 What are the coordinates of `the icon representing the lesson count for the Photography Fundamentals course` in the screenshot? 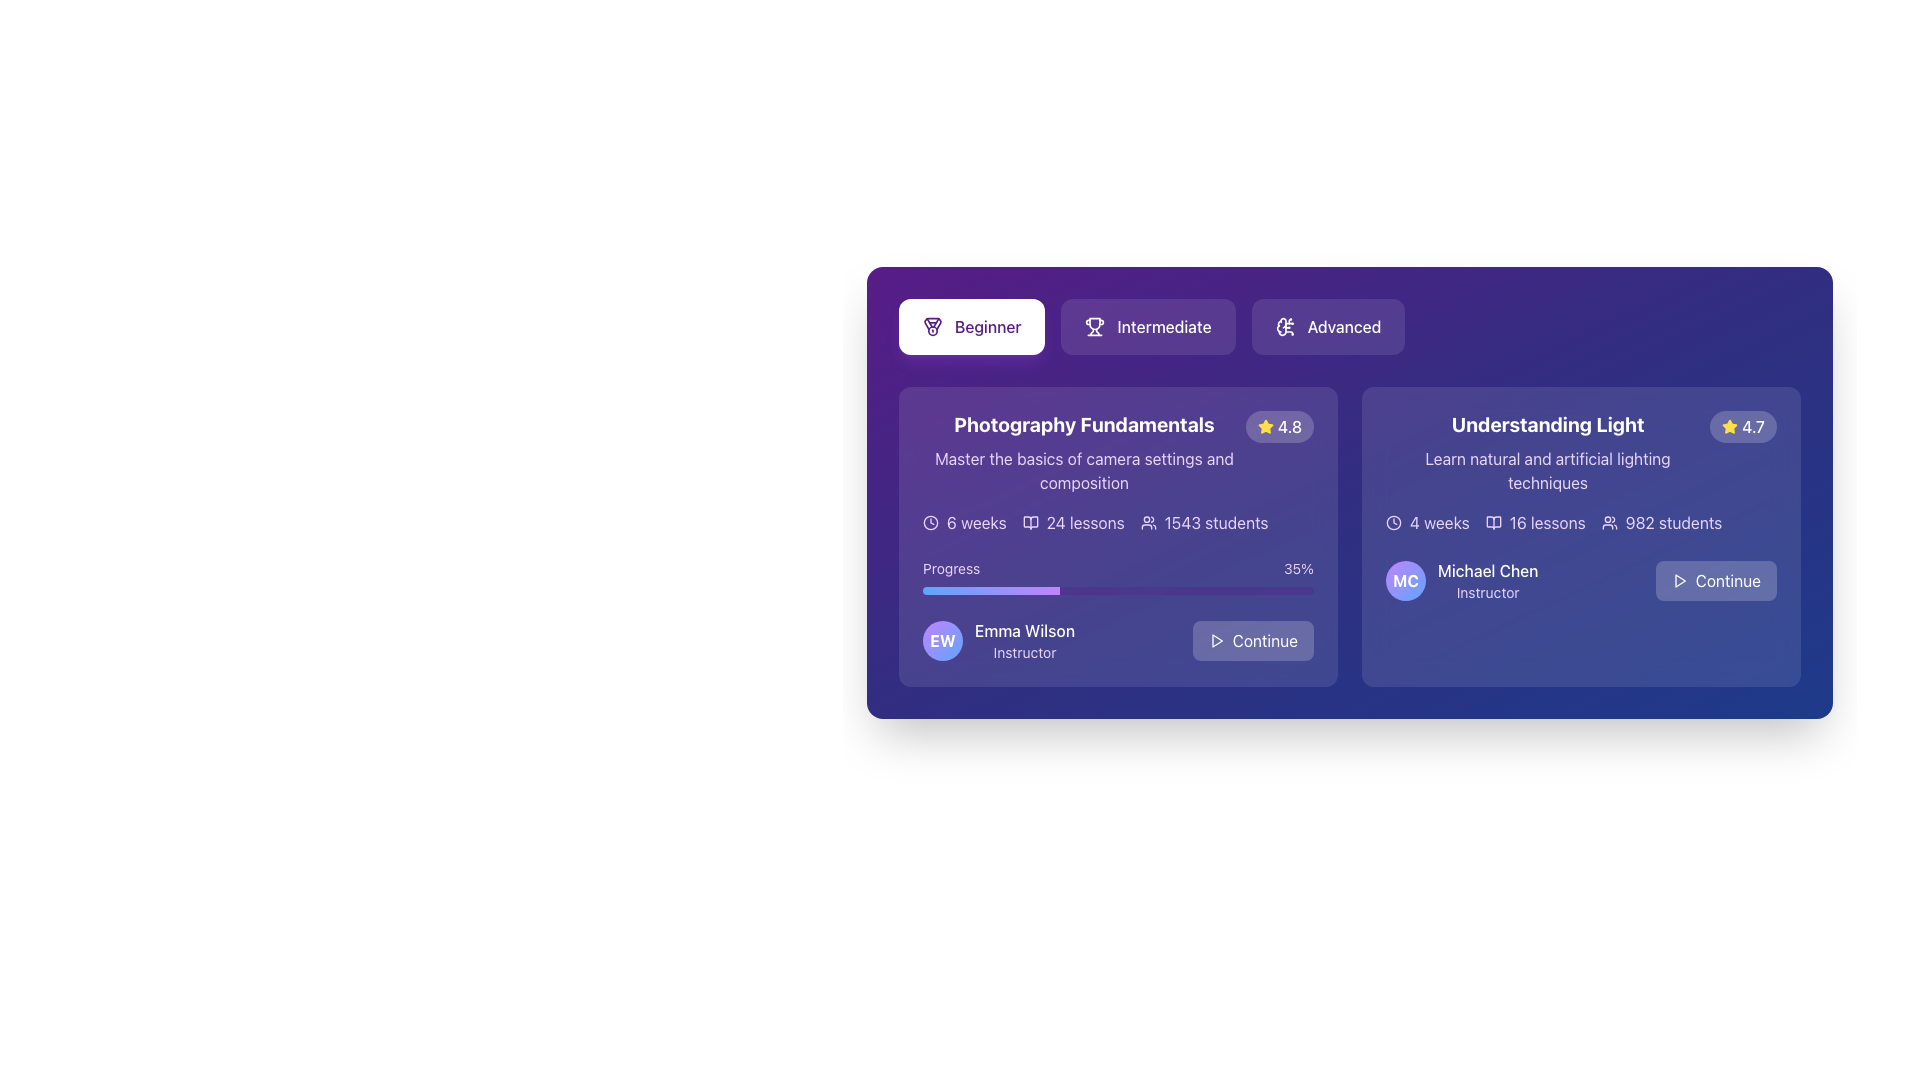 It's located at (1030, 522).